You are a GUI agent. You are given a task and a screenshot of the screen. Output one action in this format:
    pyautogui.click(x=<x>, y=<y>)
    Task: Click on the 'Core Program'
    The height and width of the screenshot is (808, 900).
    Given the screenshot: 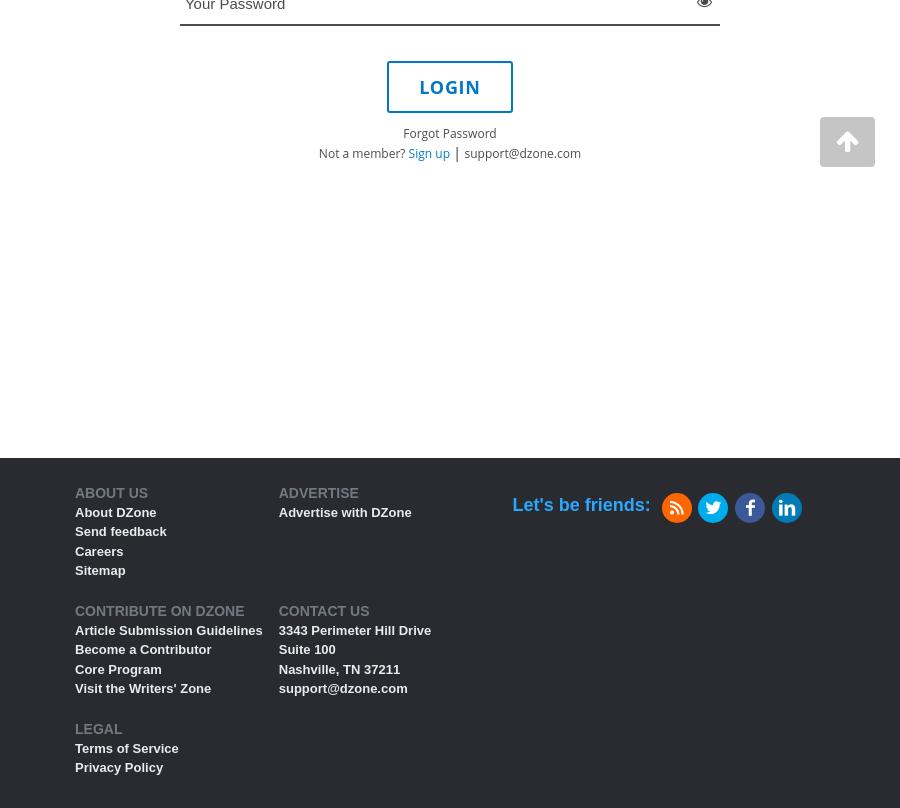 What is the action you would take?
    pyautogui.click(x=73, y=668)
    